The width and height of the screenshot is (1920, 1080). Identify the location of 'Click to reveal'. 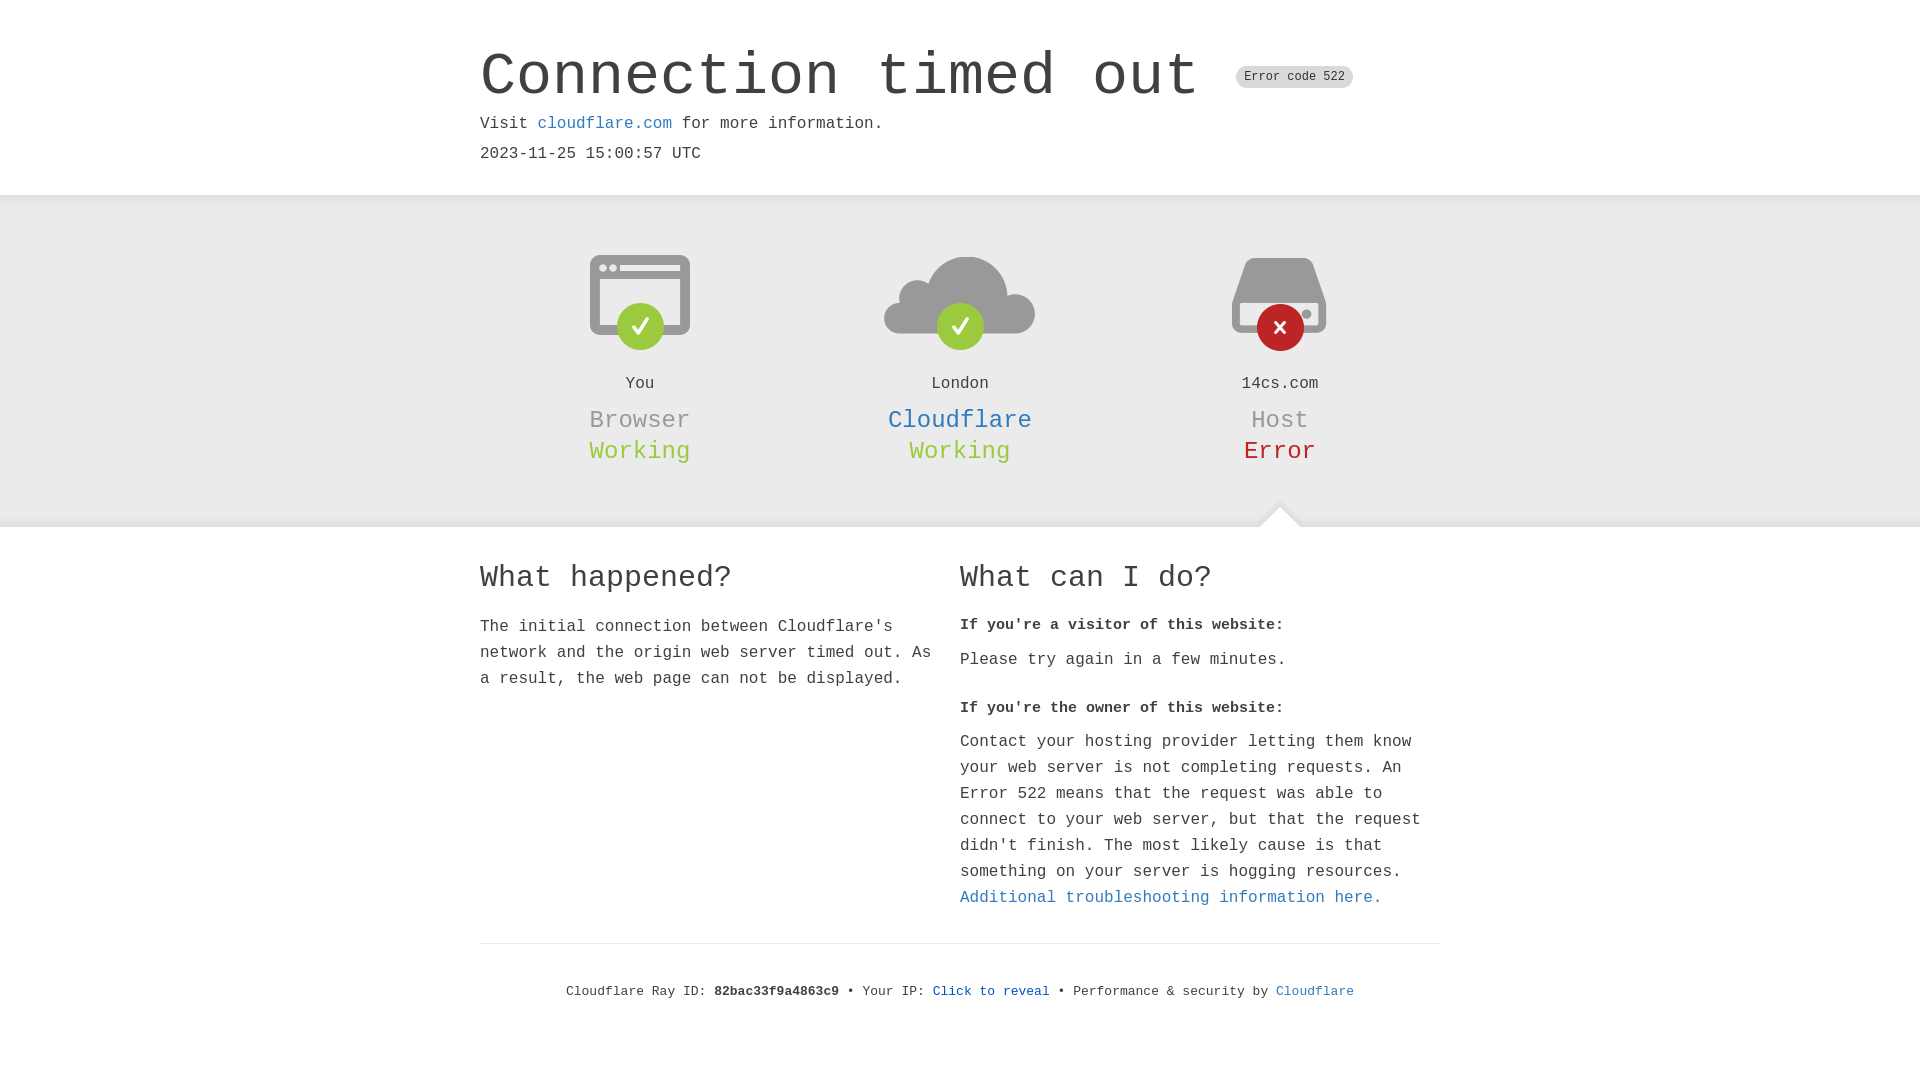
(991, 991).